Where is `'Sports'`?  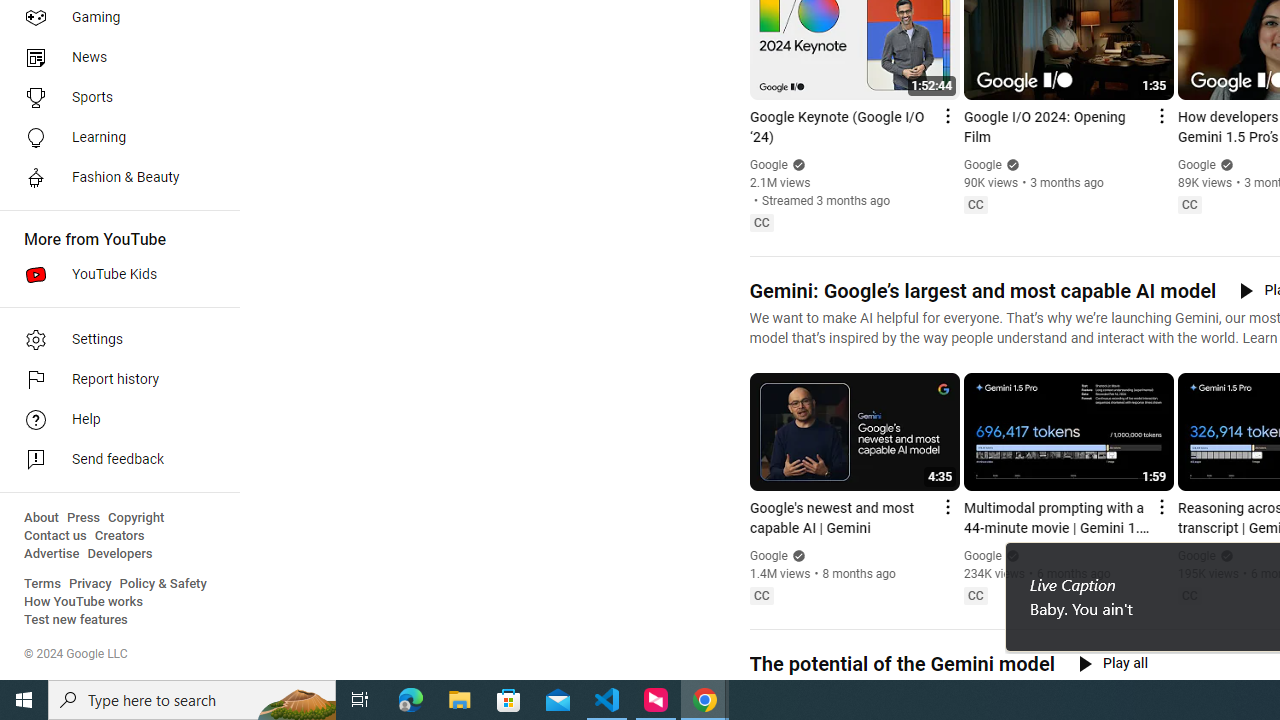
'Sports' is located at coordinates (112, 97).